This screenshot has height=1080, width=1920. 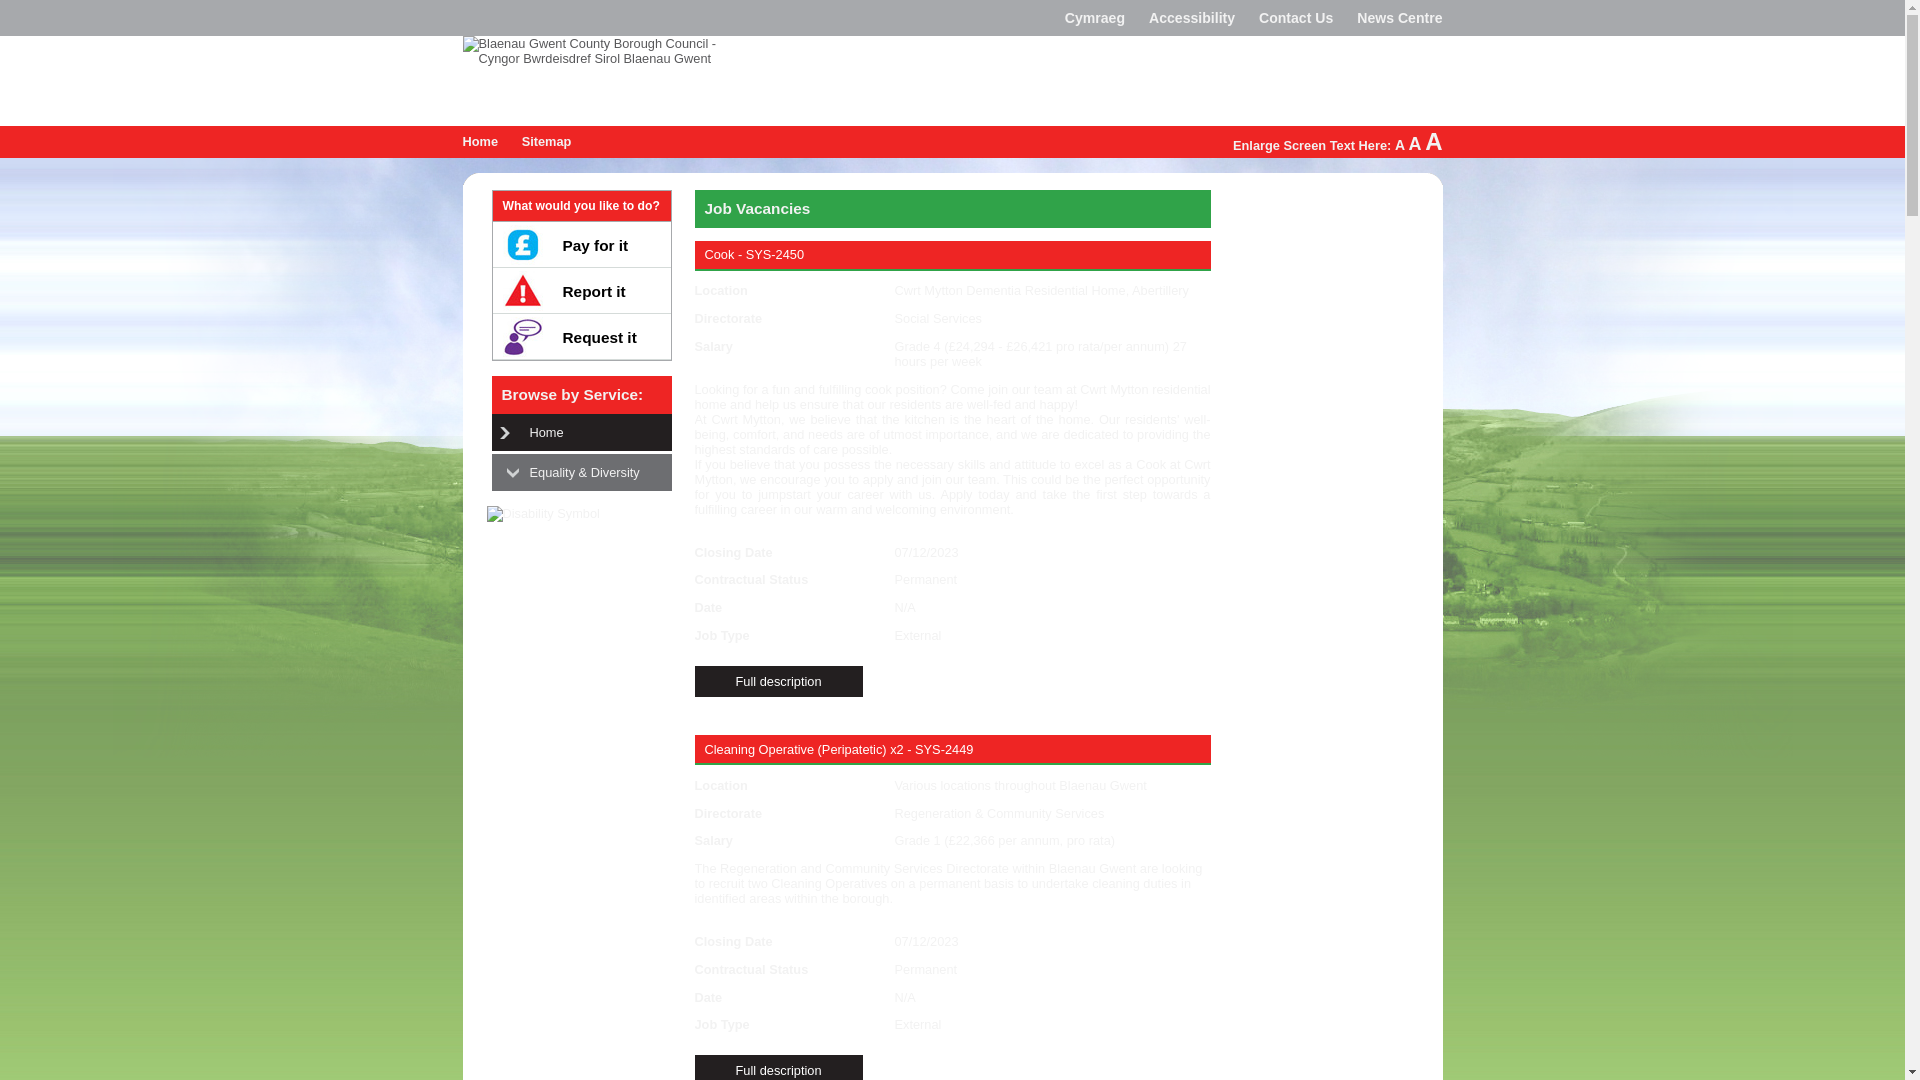 What do you see at coordinates (519, 431) in the screenshot?
I see `'Home'` at bounding box center [519, 431].